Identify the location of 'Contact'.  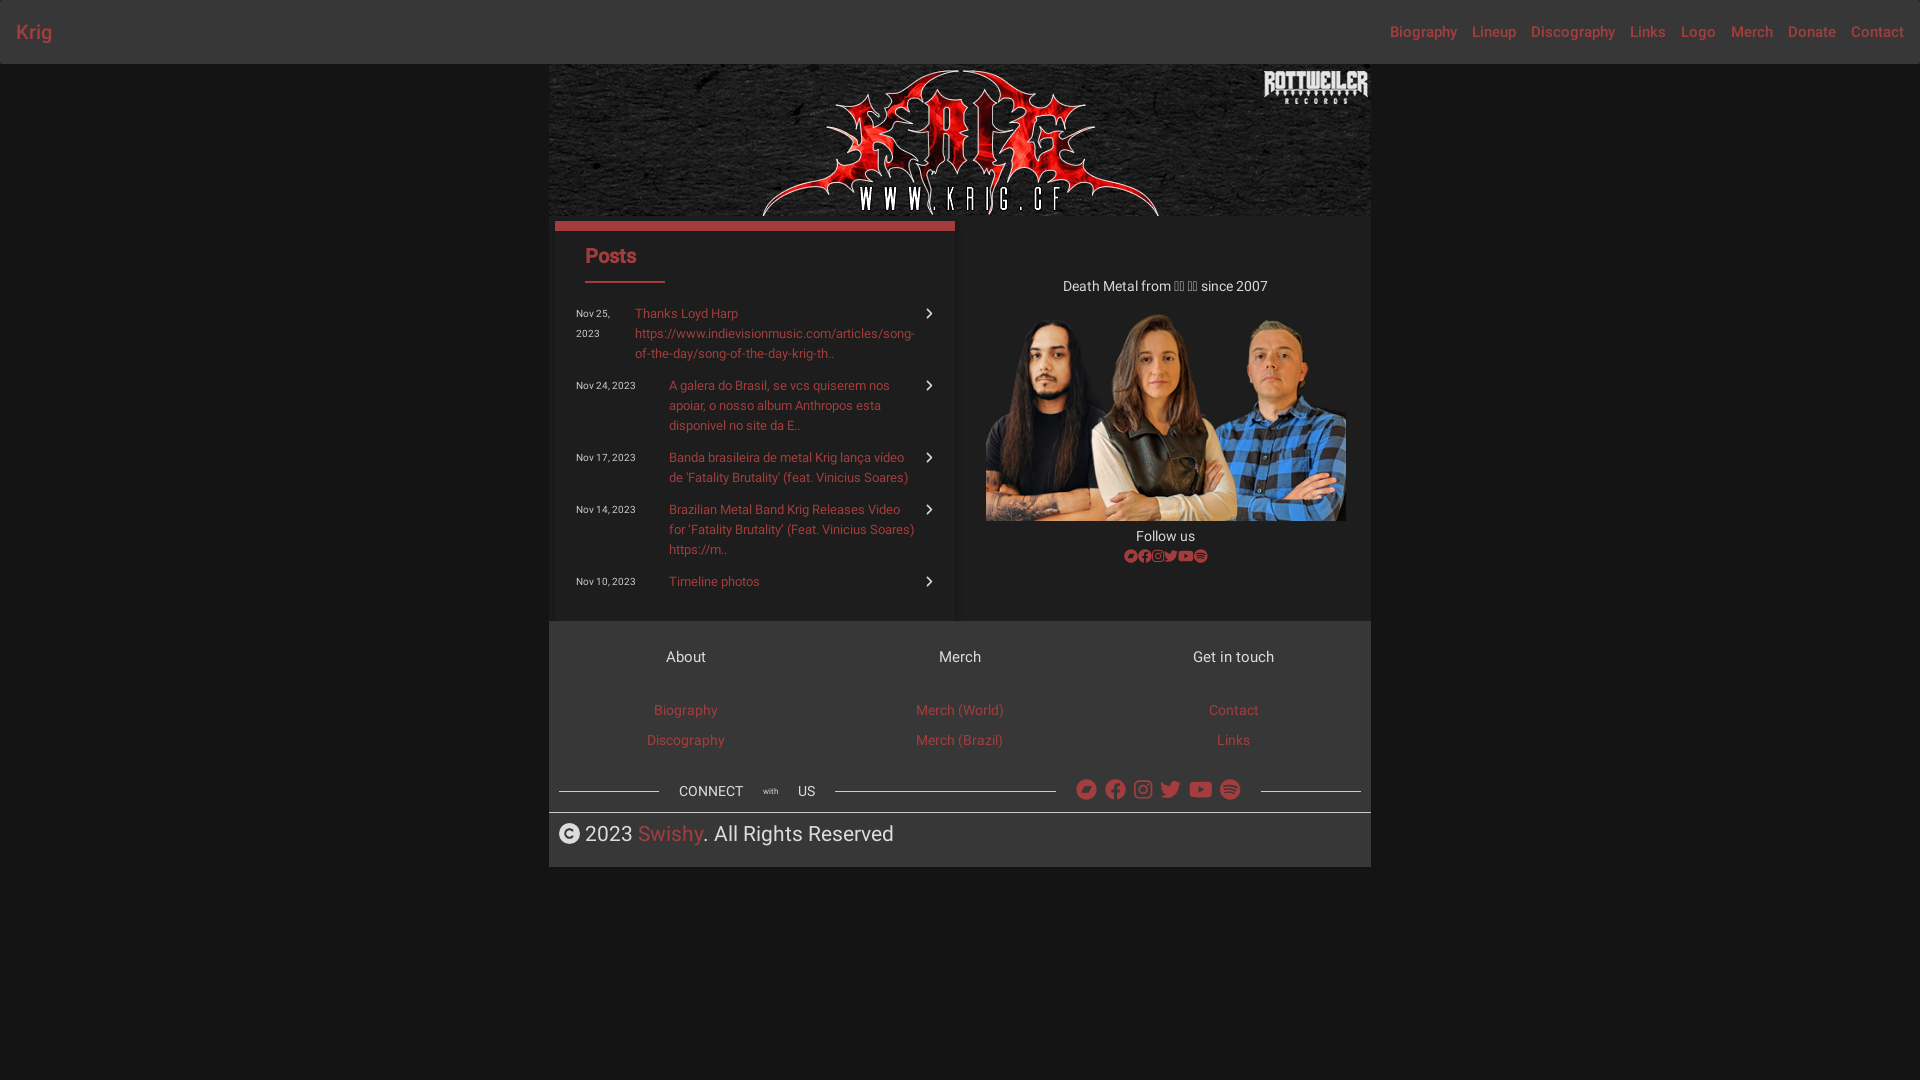
(1876, 31).